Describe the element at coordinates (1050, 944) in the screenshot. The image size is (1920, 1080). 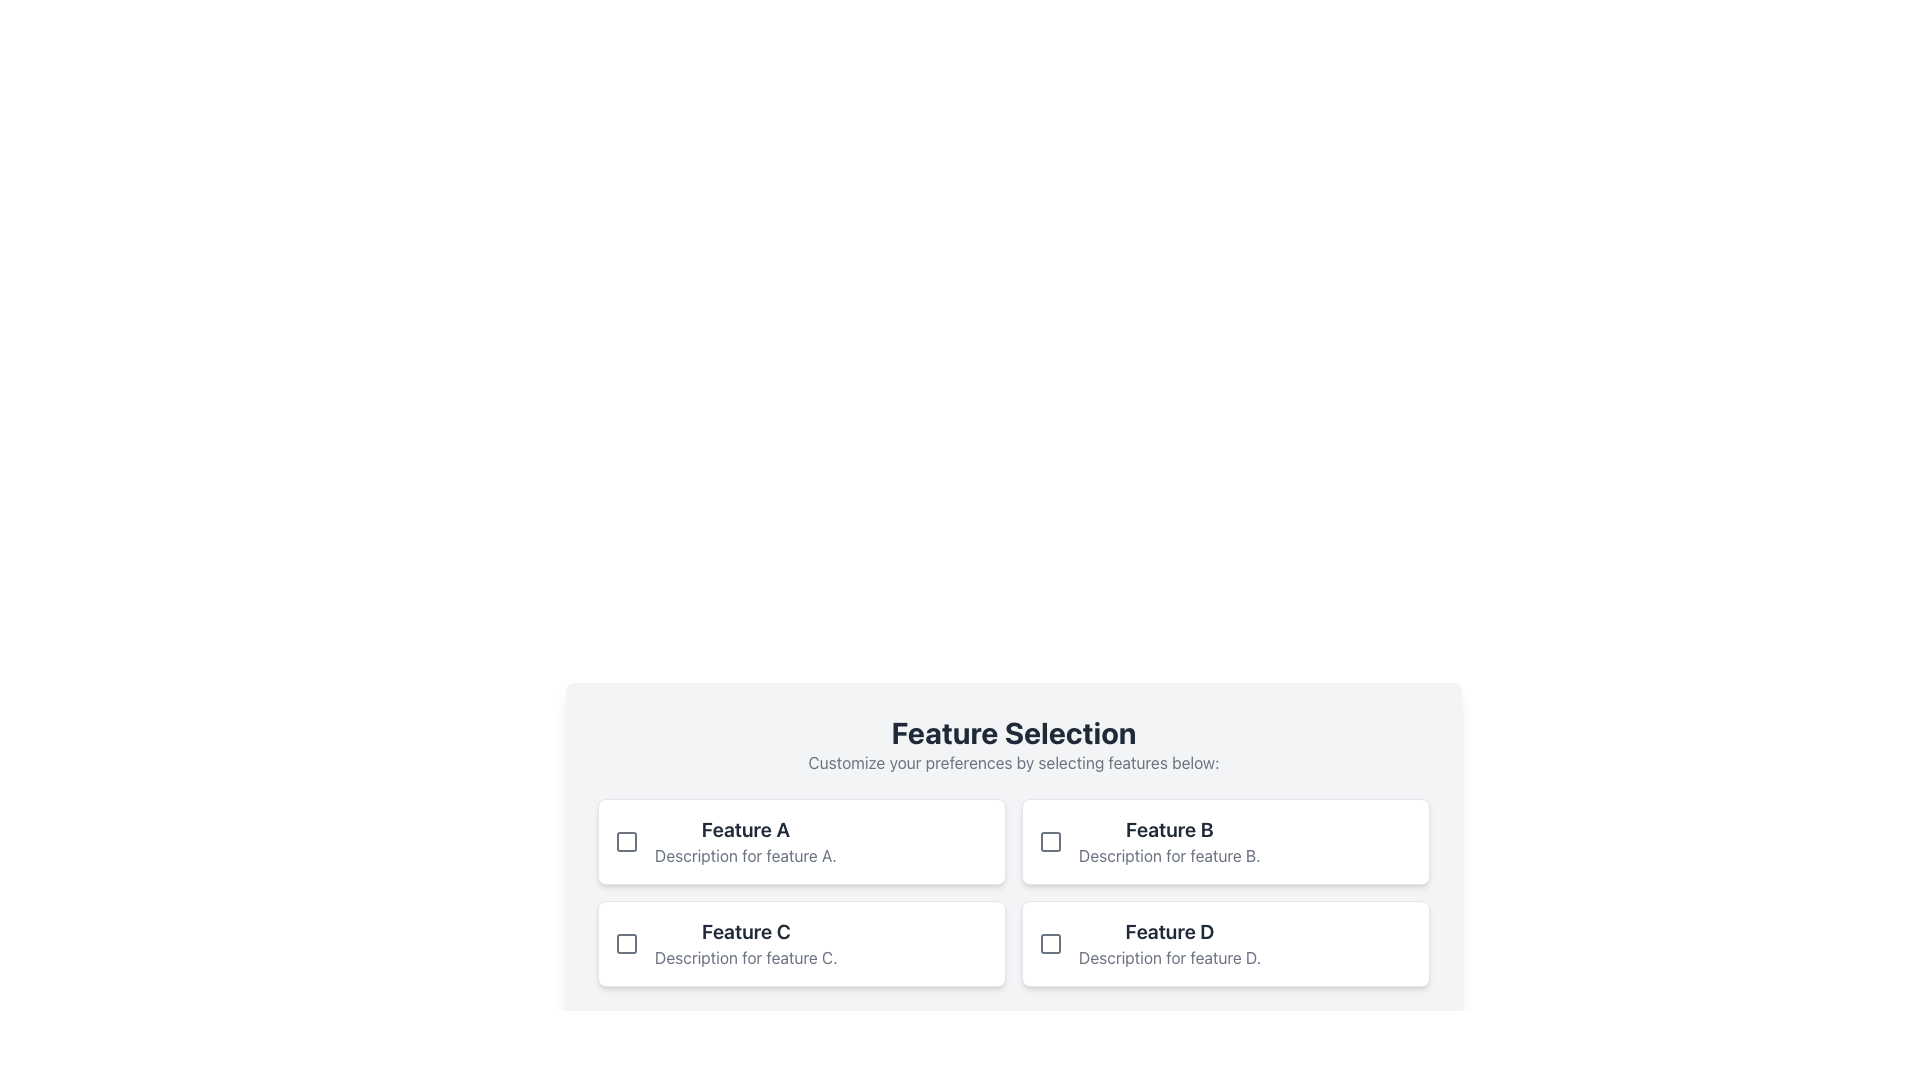
I see `the checkbox icon with a gray border adjacent to the text 'Feature D'` at that location.